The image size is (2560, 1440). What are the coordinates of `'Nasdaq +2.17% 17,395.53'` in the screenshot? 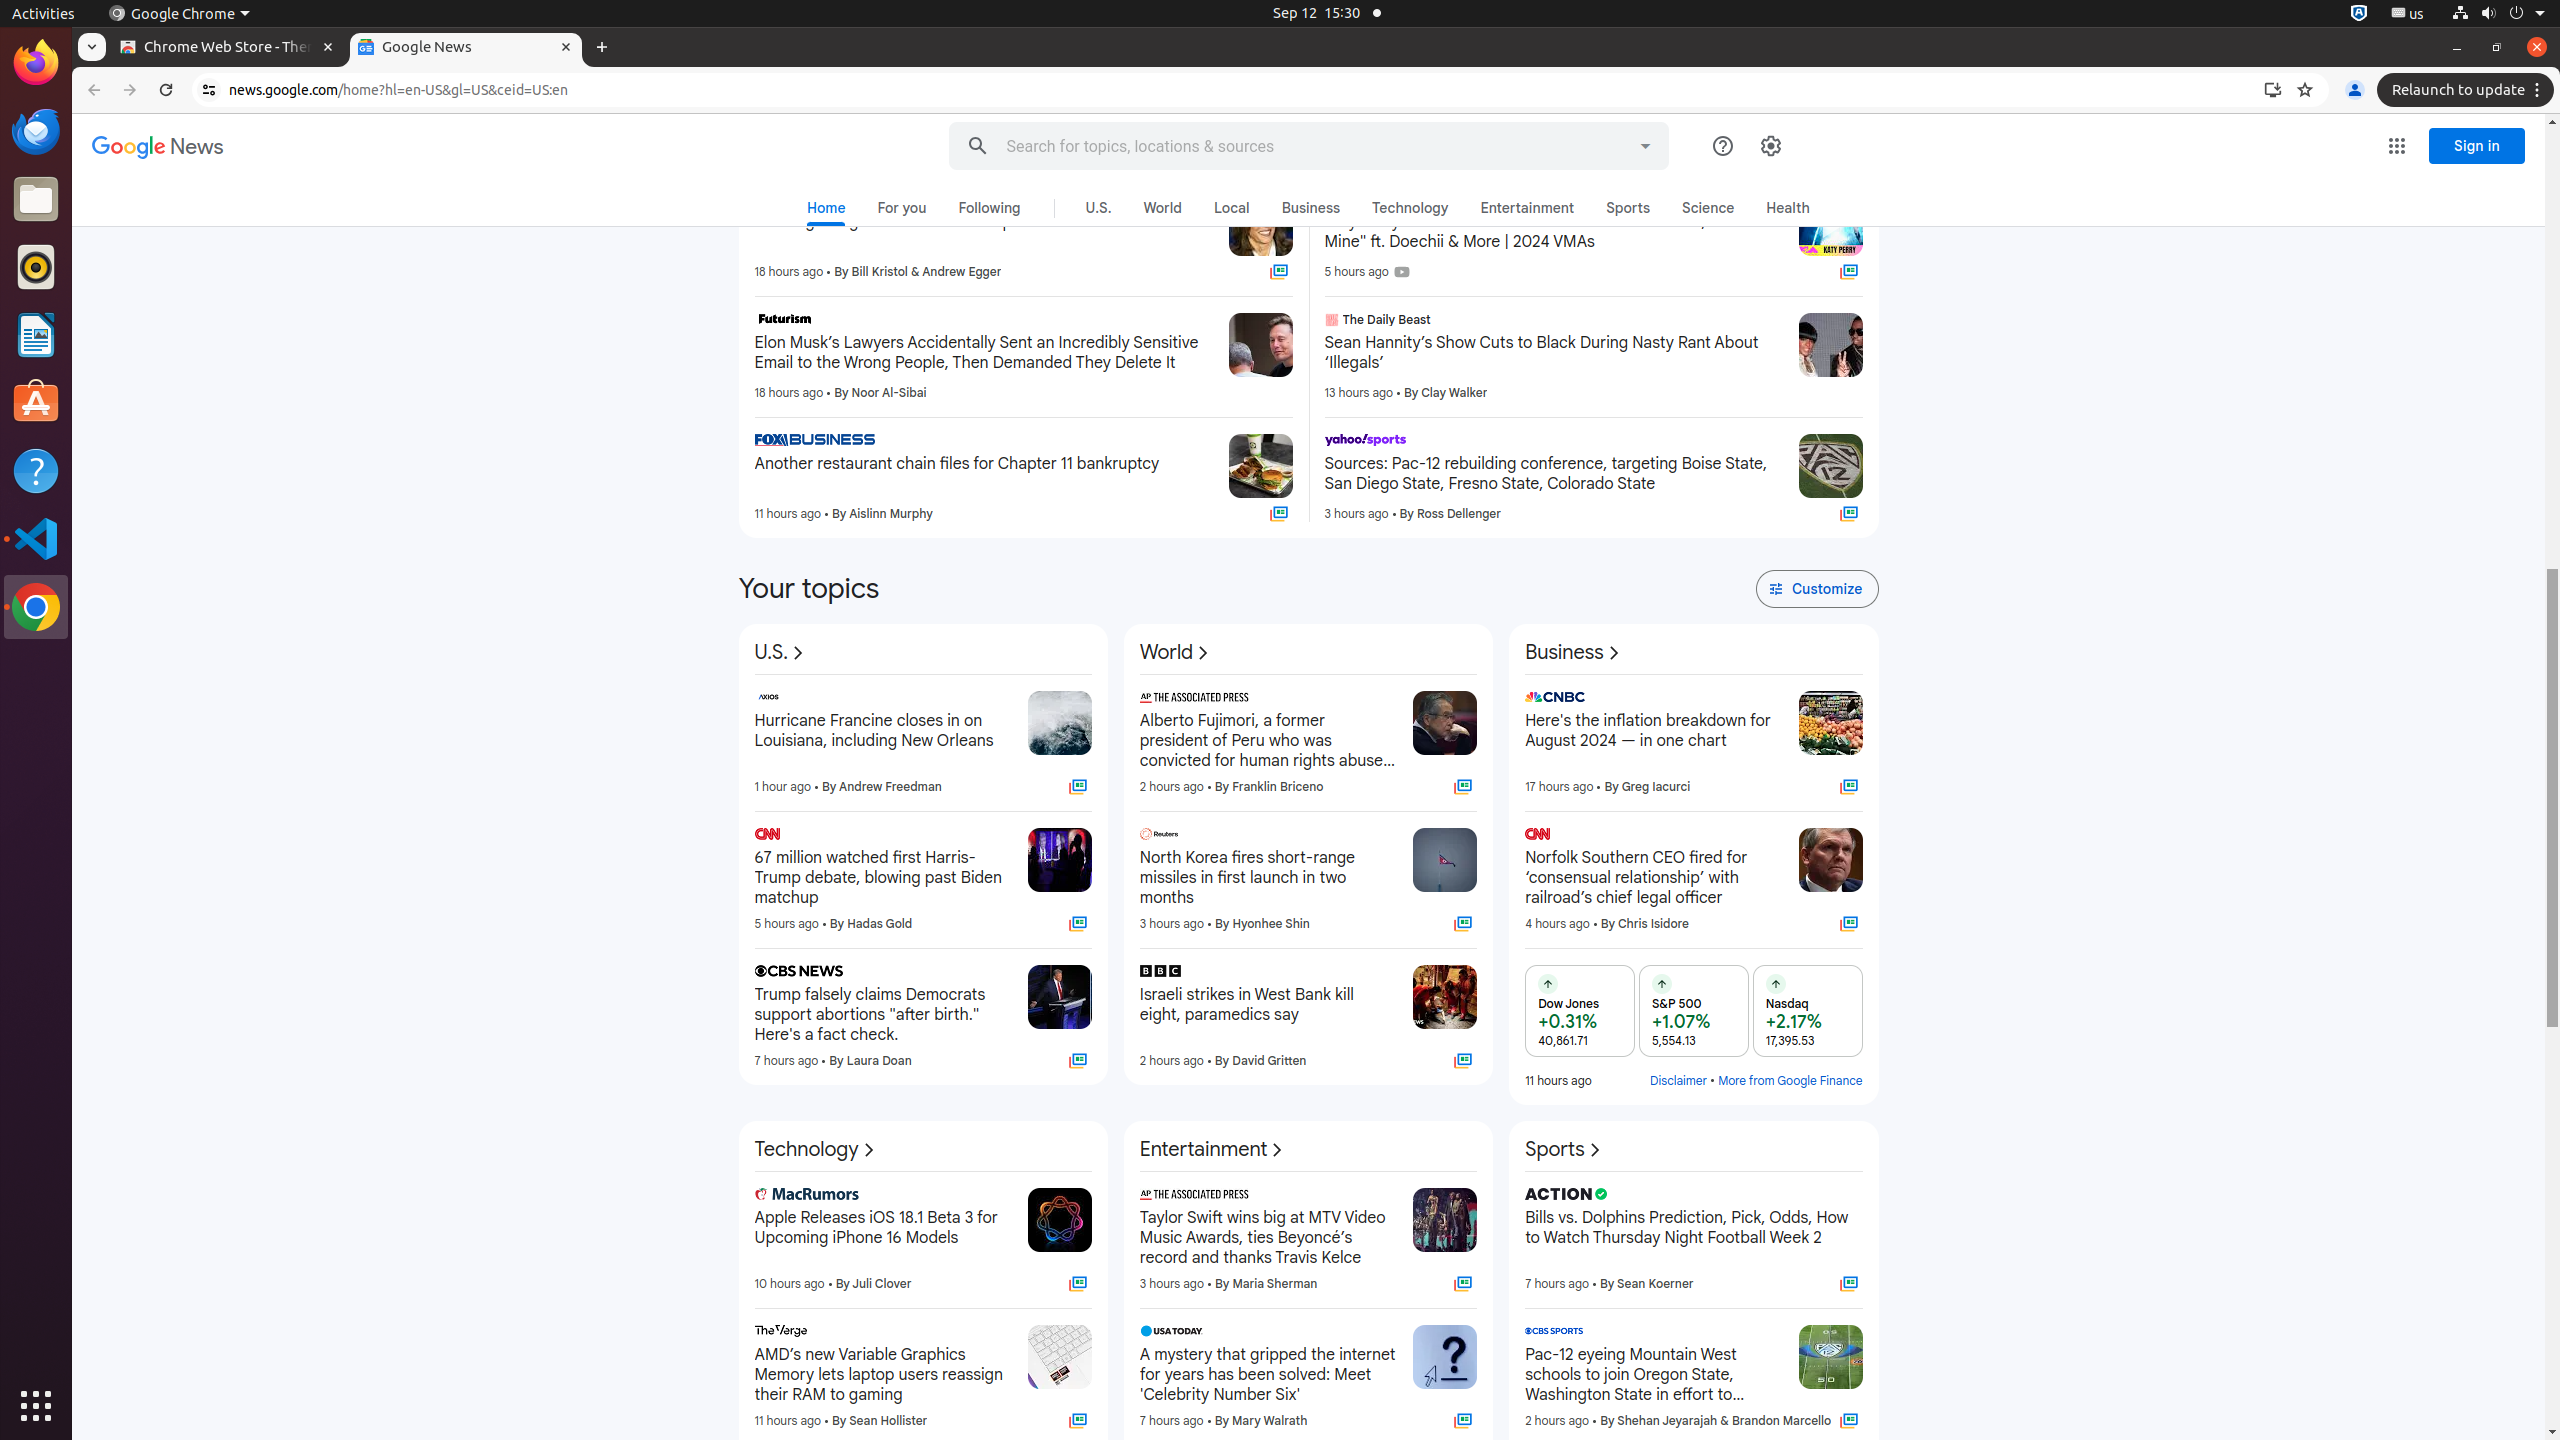 It's located at (1806, 1011).